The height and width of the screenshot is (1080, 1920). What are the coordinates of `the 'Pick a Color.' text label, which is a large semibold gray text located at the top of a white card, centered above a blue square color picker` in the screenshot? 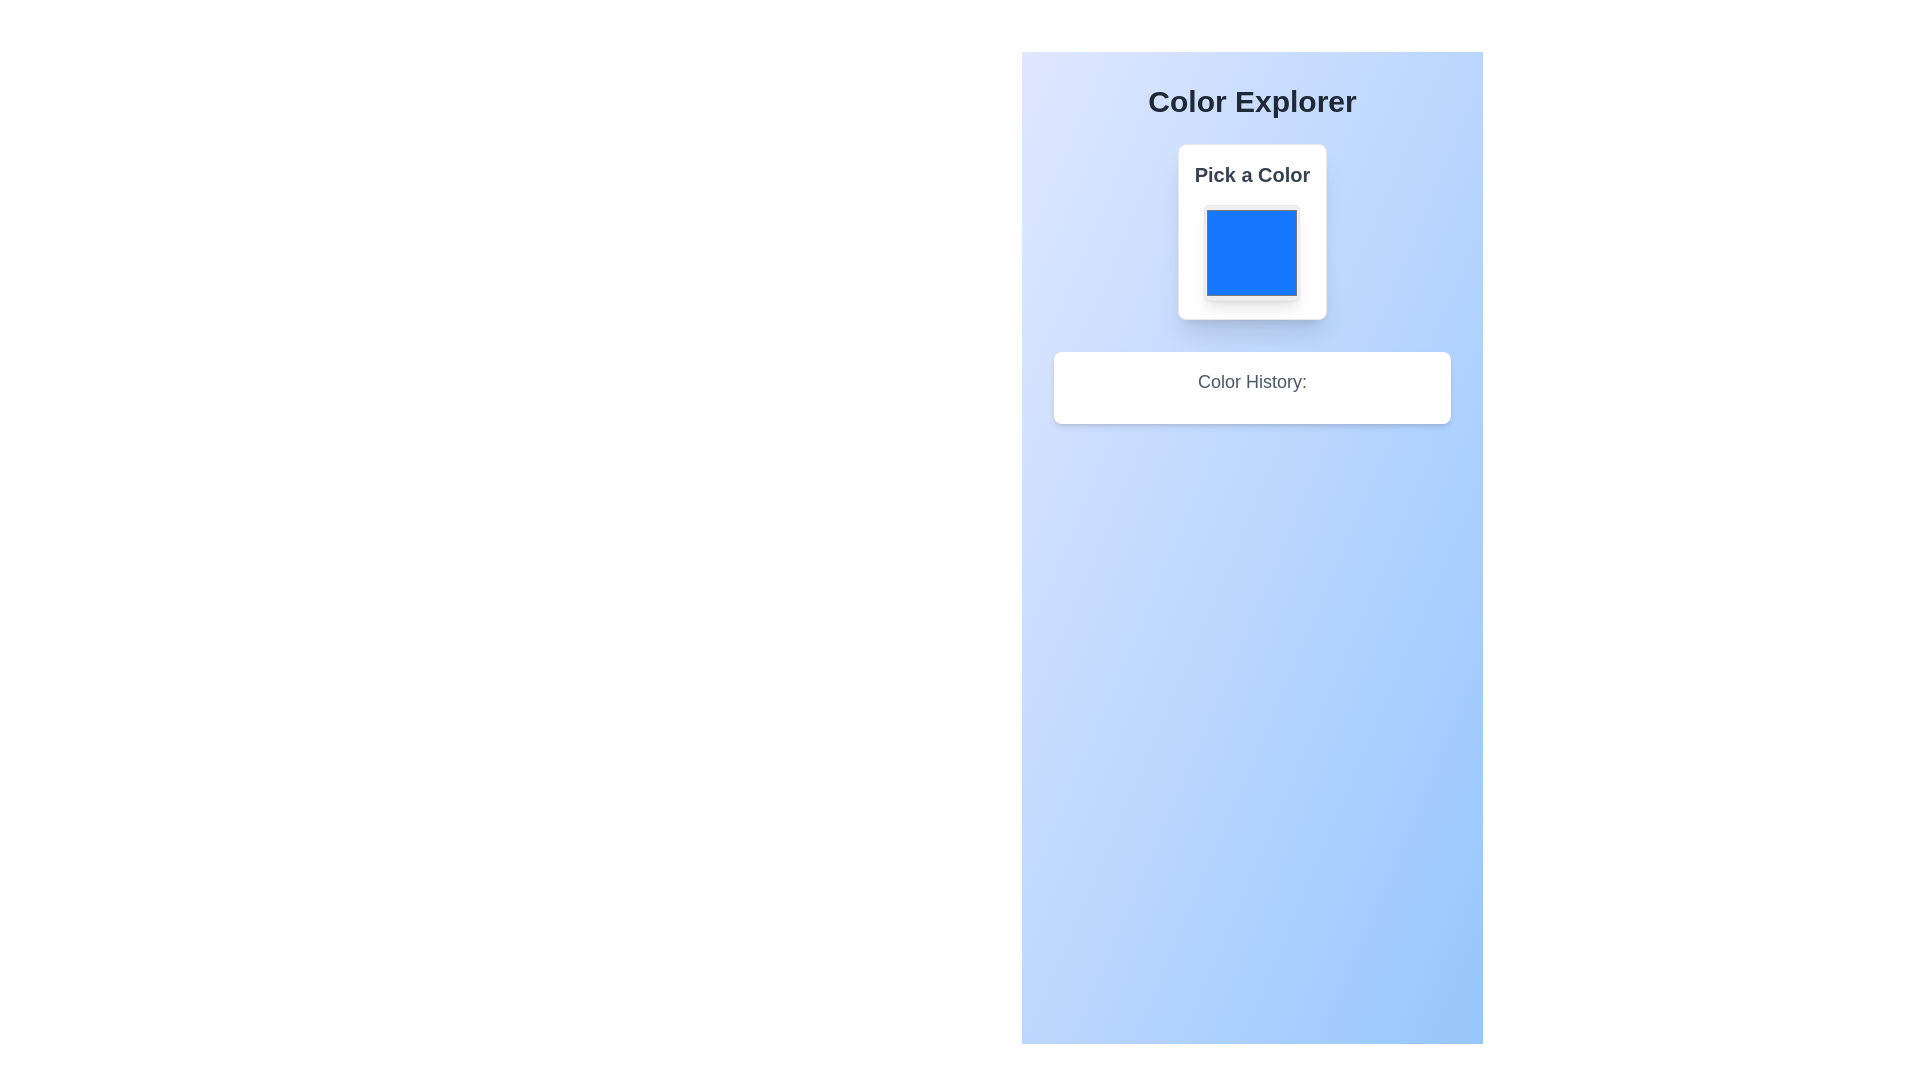 It's located at (1251, 173).